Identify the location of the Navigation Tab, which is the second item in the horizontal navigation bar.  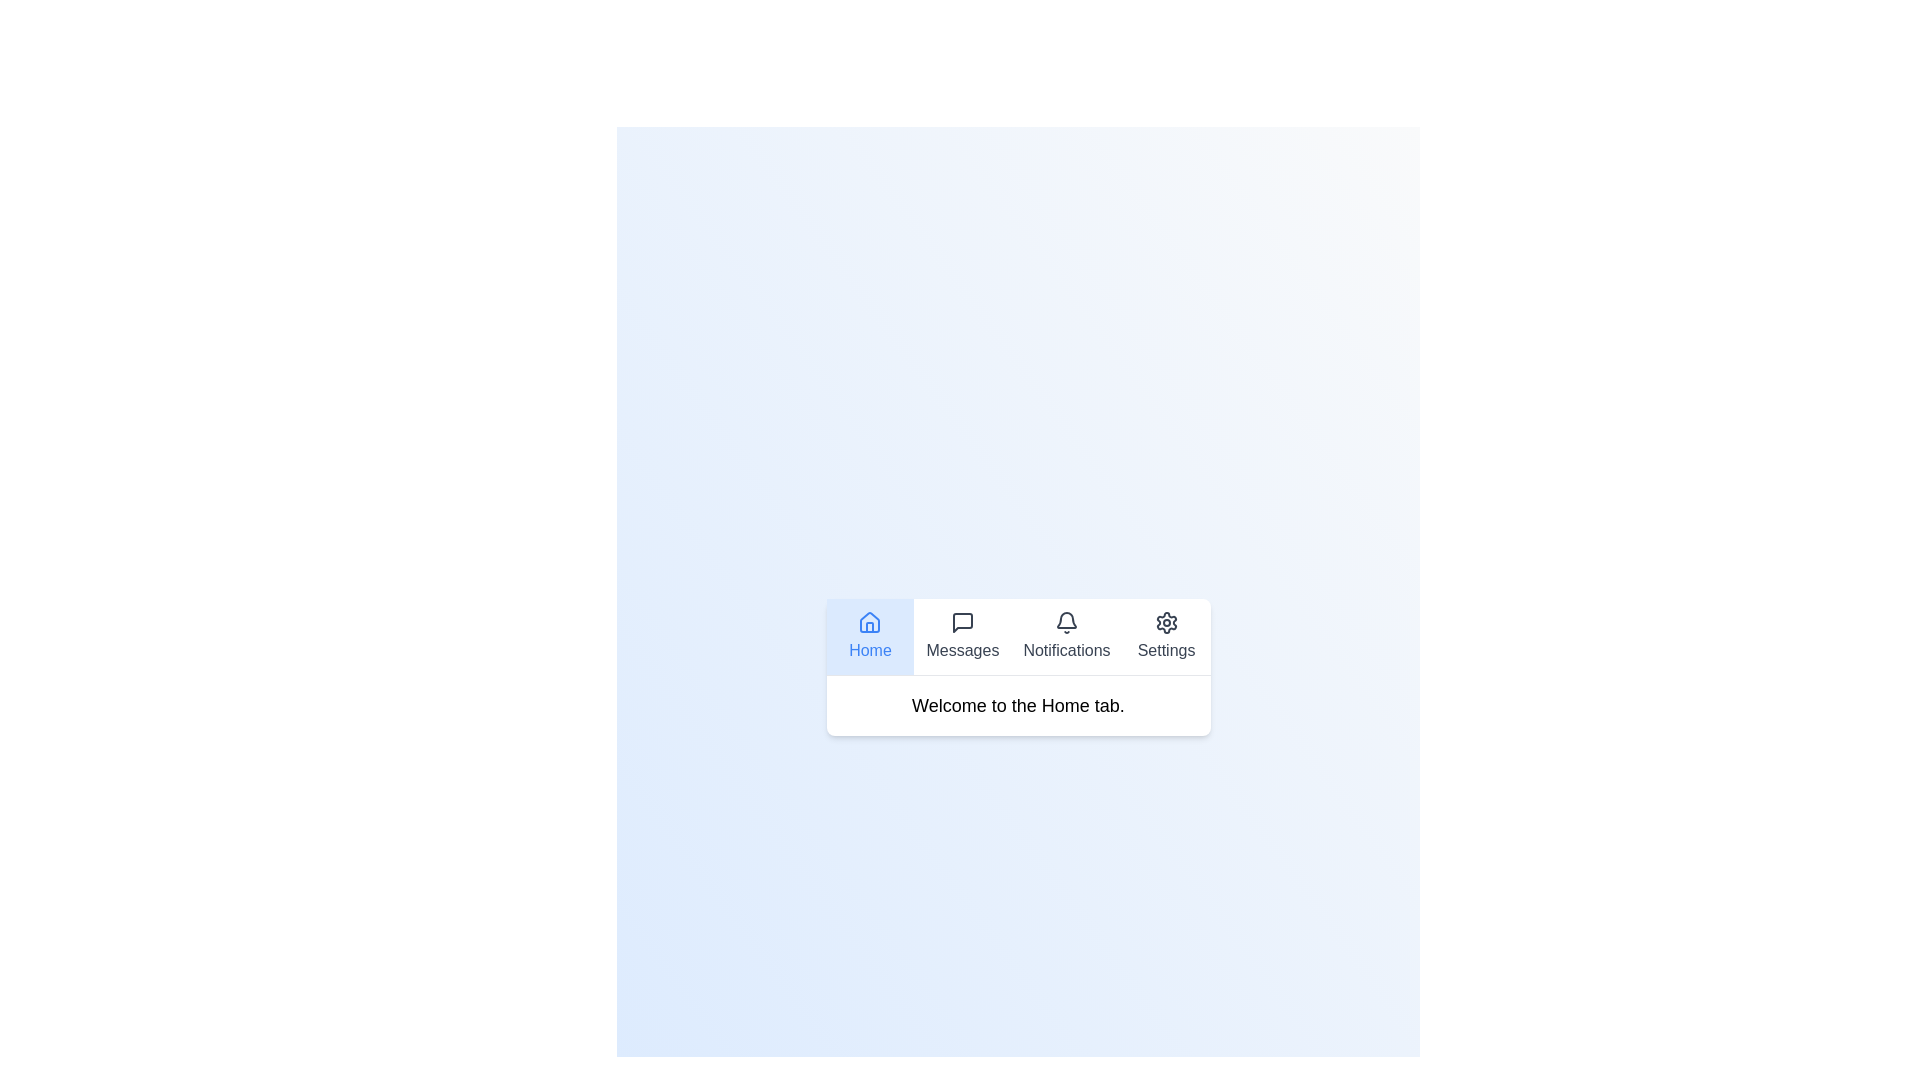
(962, 636).